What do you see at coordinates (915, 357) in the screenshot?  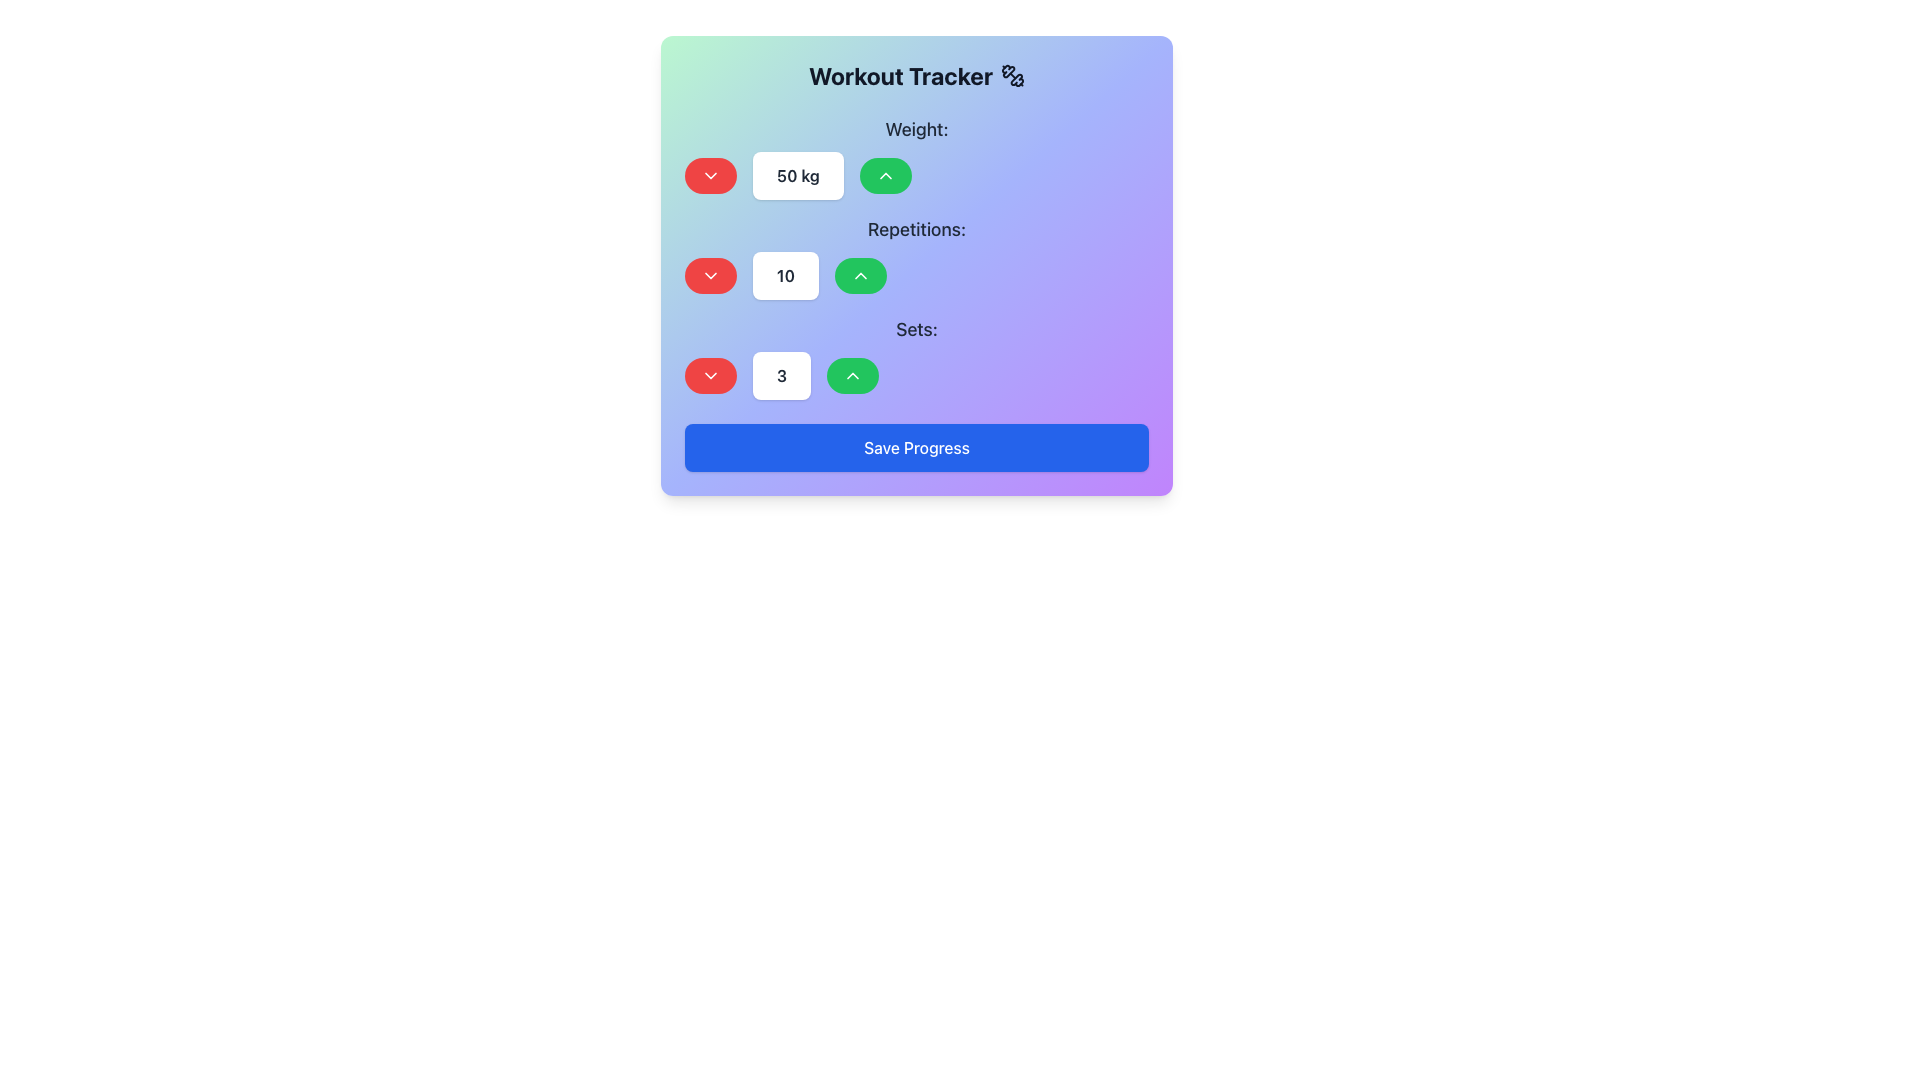 I see `the upward chevron button to increase the number of sets in the workout adjustment element located under the 'Workout Tracker' title` at bounding box center [915, 357].